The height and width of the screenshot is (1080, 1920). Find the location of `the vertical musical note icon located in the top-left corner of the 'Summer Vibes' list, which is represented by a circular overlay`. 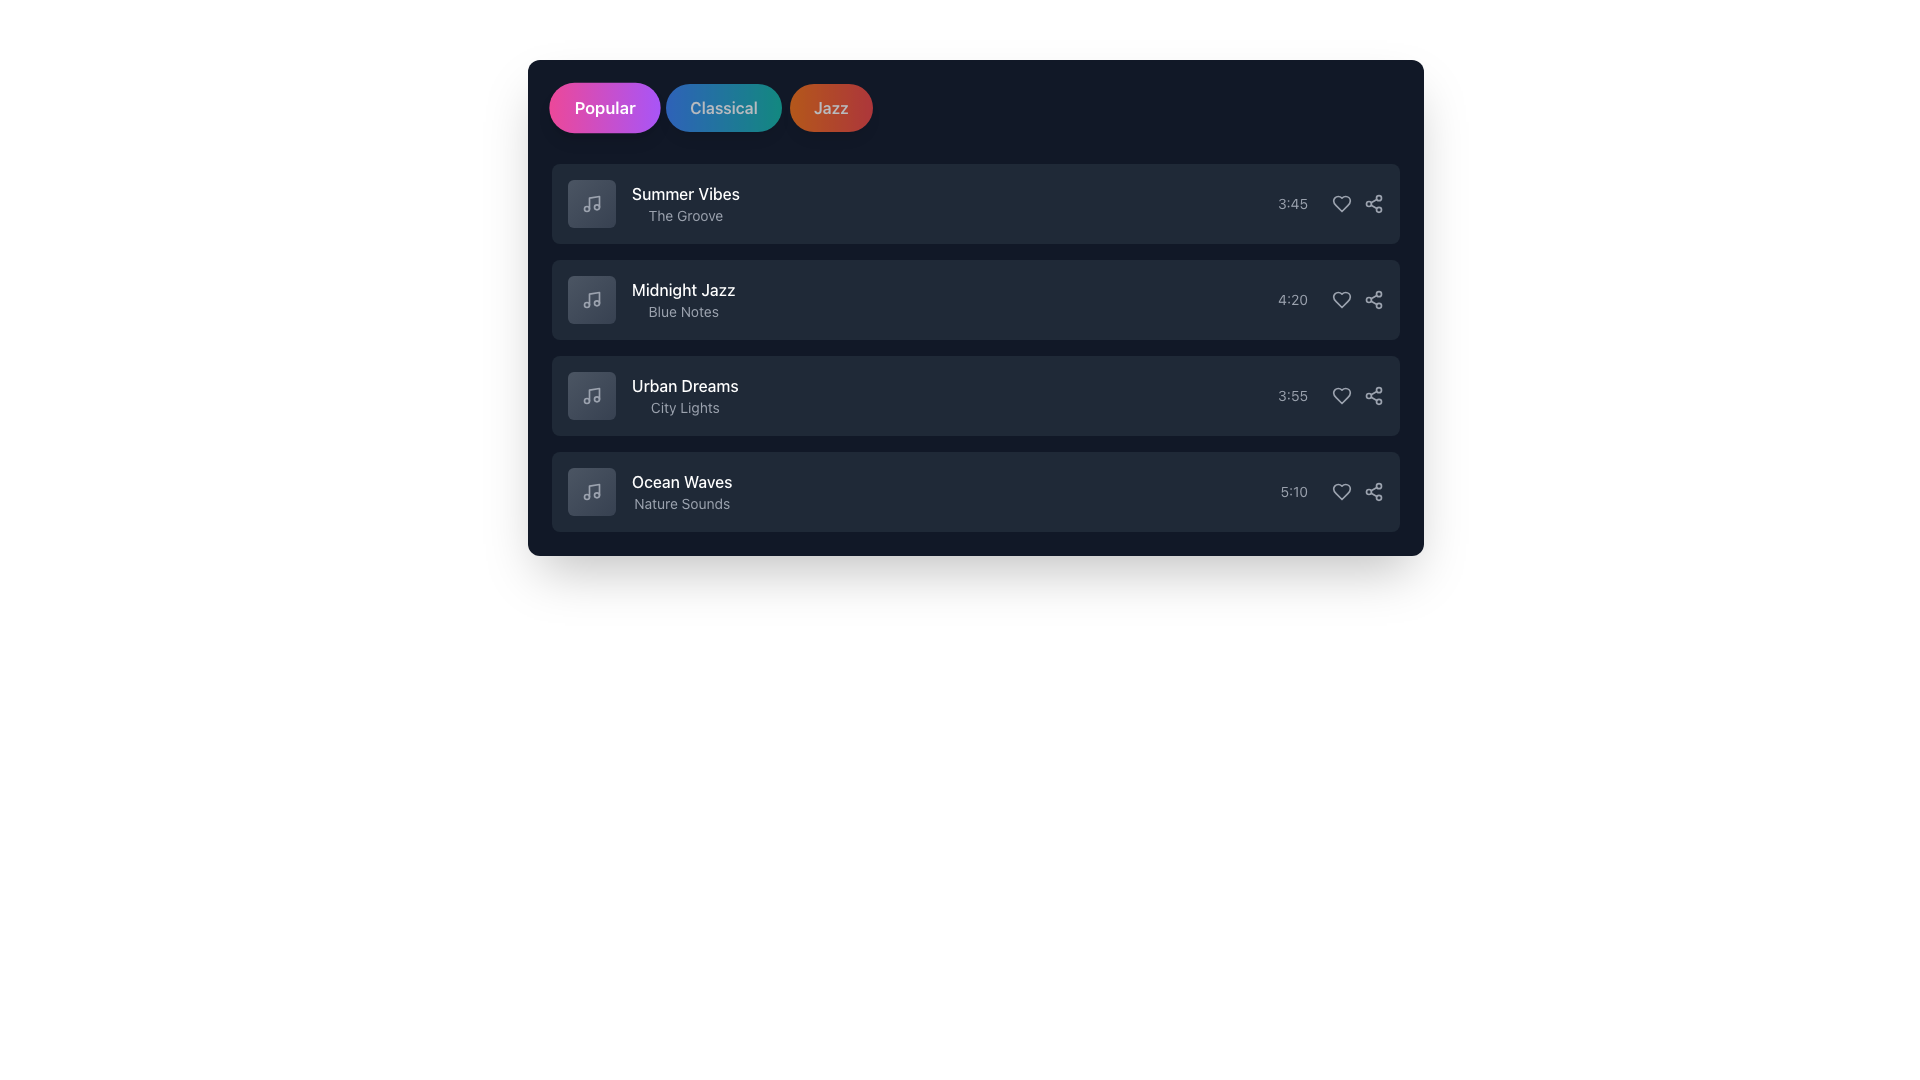

the vertical musical note icon located in the top-left corner of the 'Summer Vibes' list, which is represented by a circular overlay is located at coordinates (593, 202).